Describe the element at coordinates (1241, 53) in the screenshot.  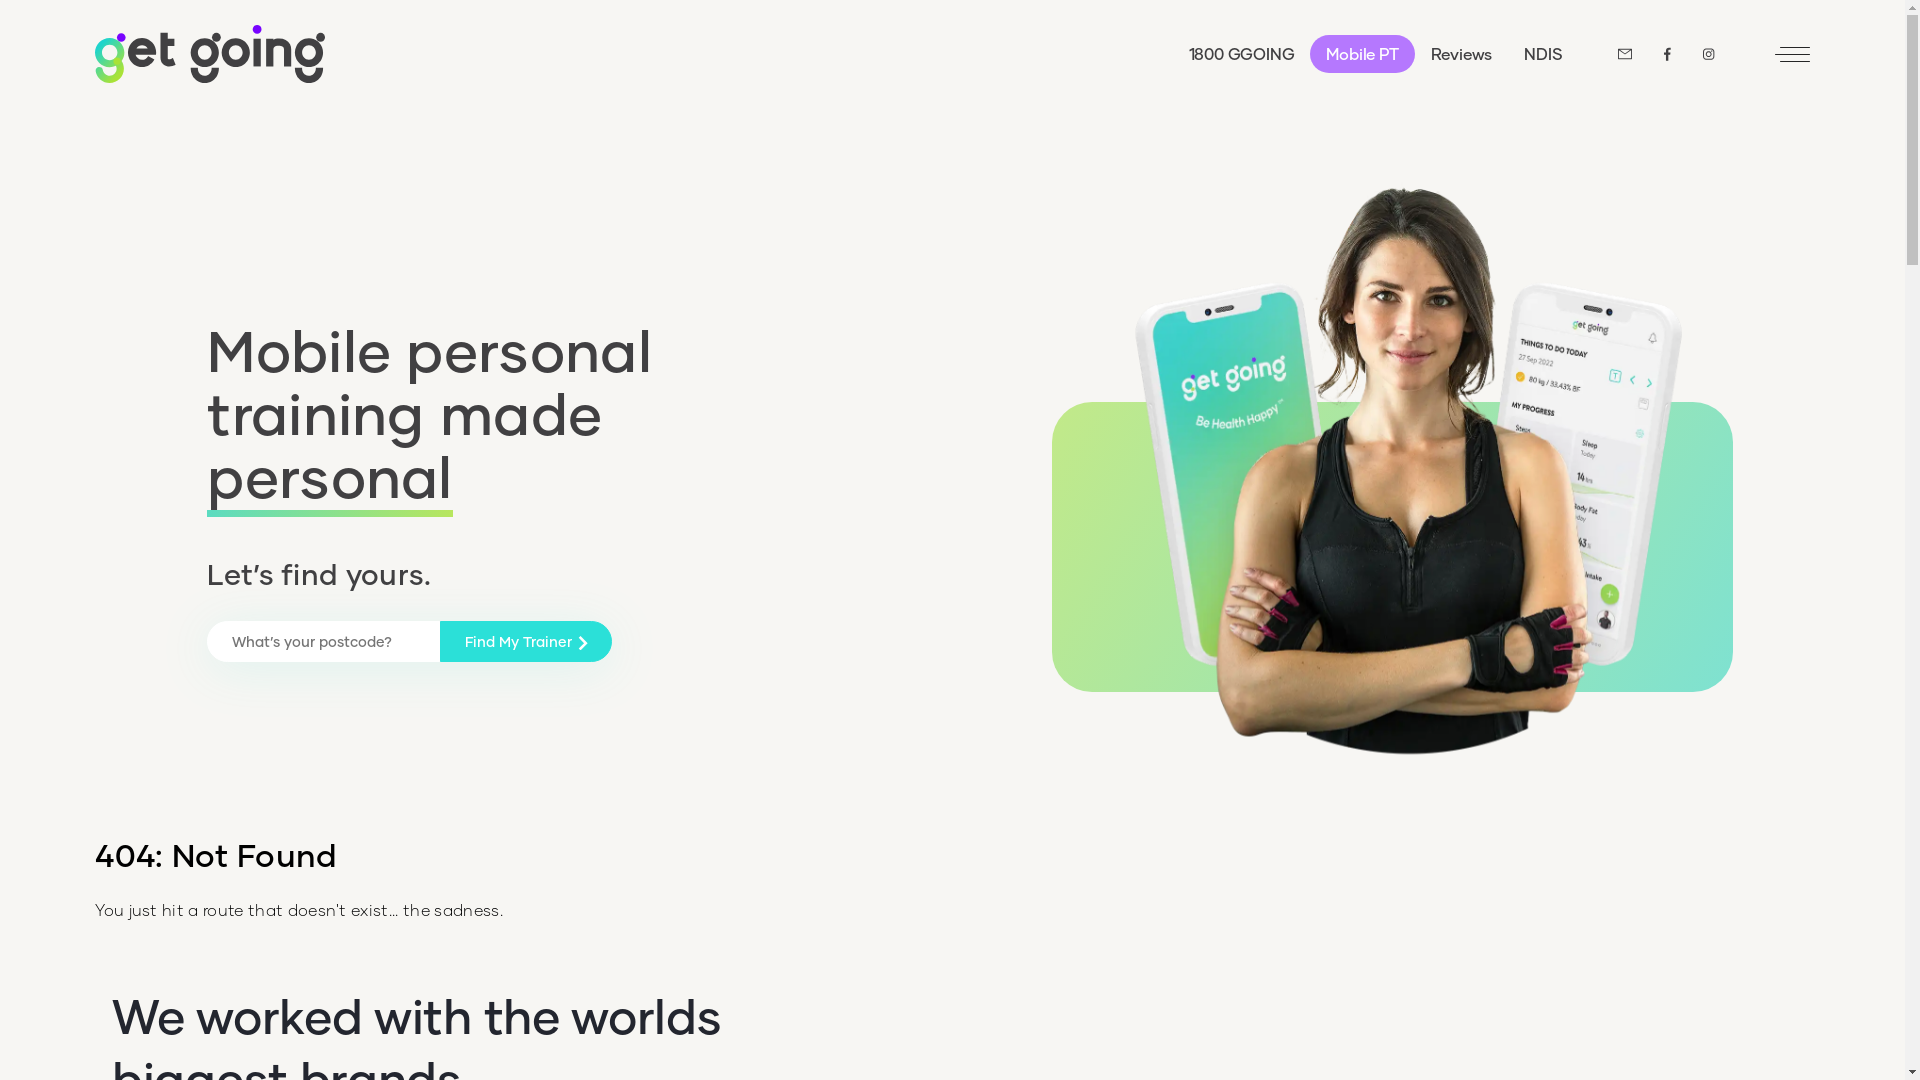
I see `'1800 GGOING'` at that location.